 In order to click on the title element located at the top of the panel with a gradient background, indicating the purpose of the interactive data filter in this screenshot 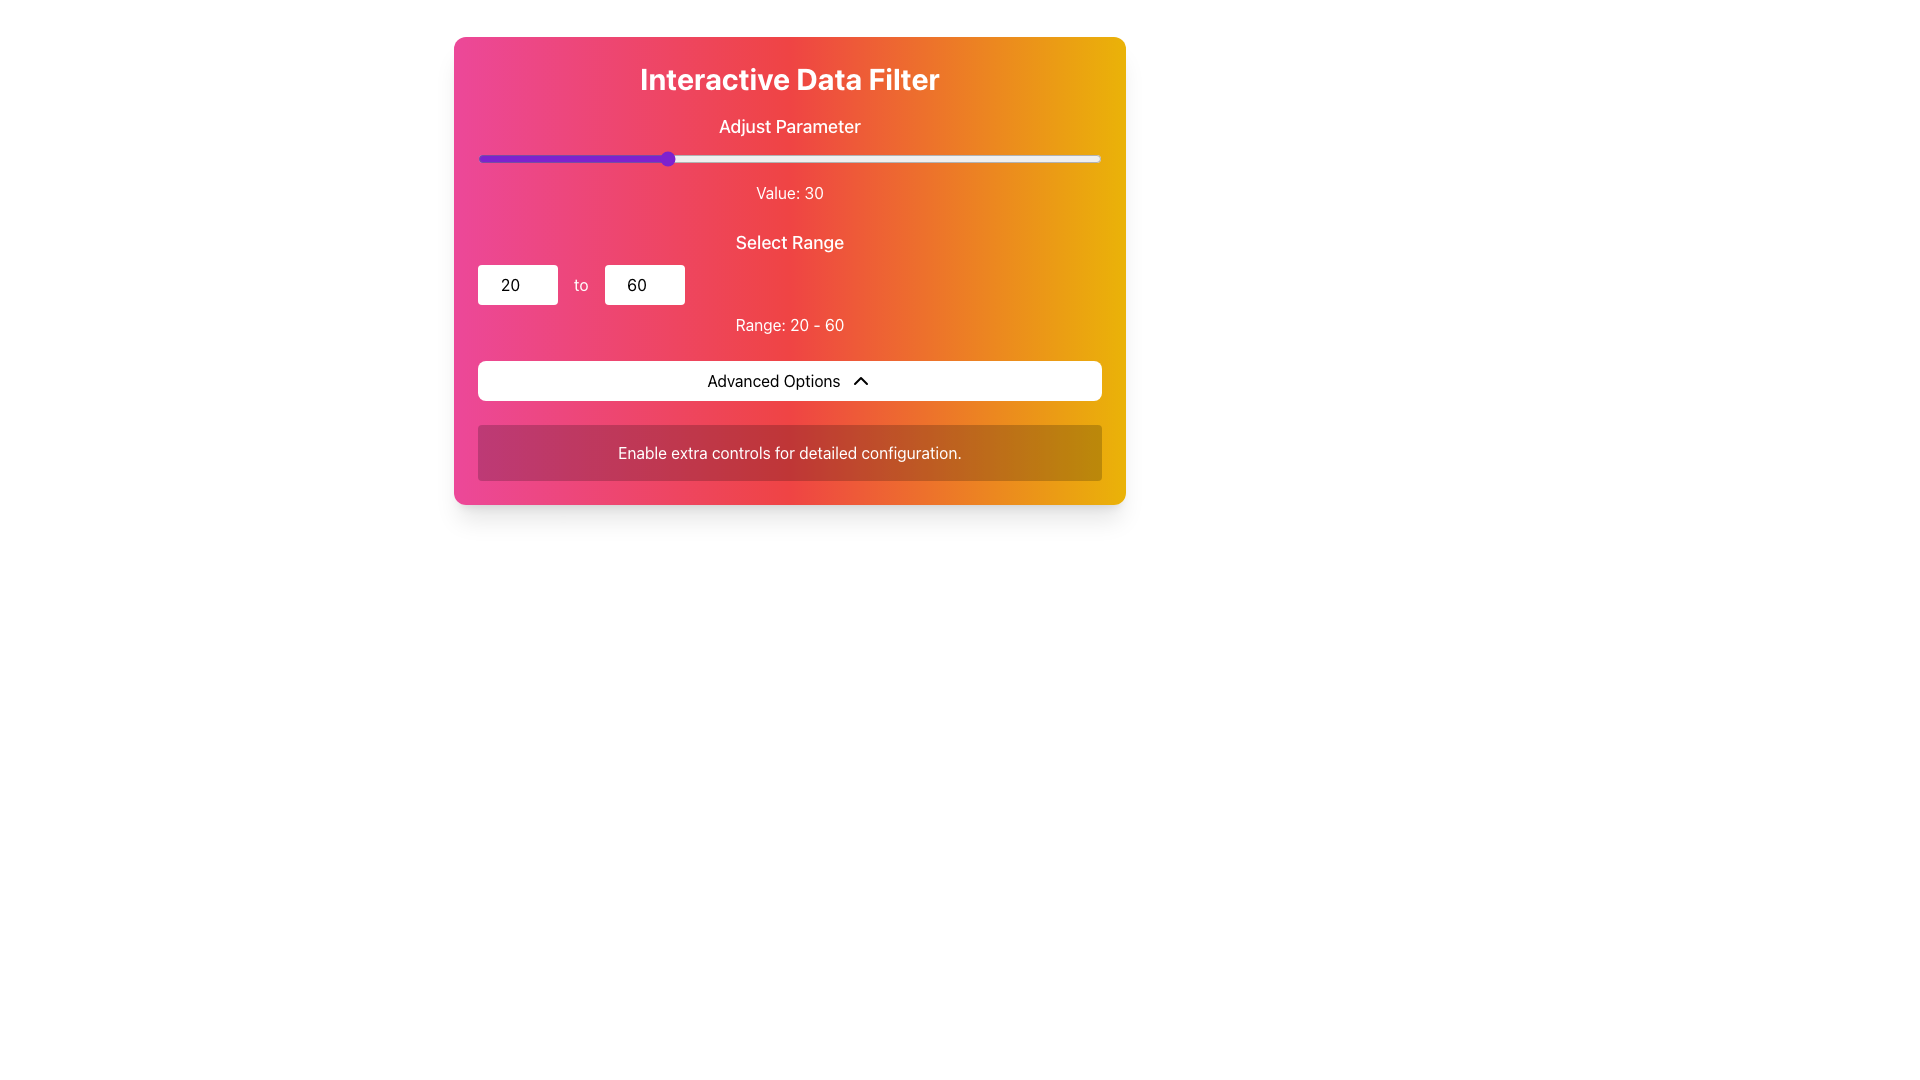, I will do `click(789, 77)`.